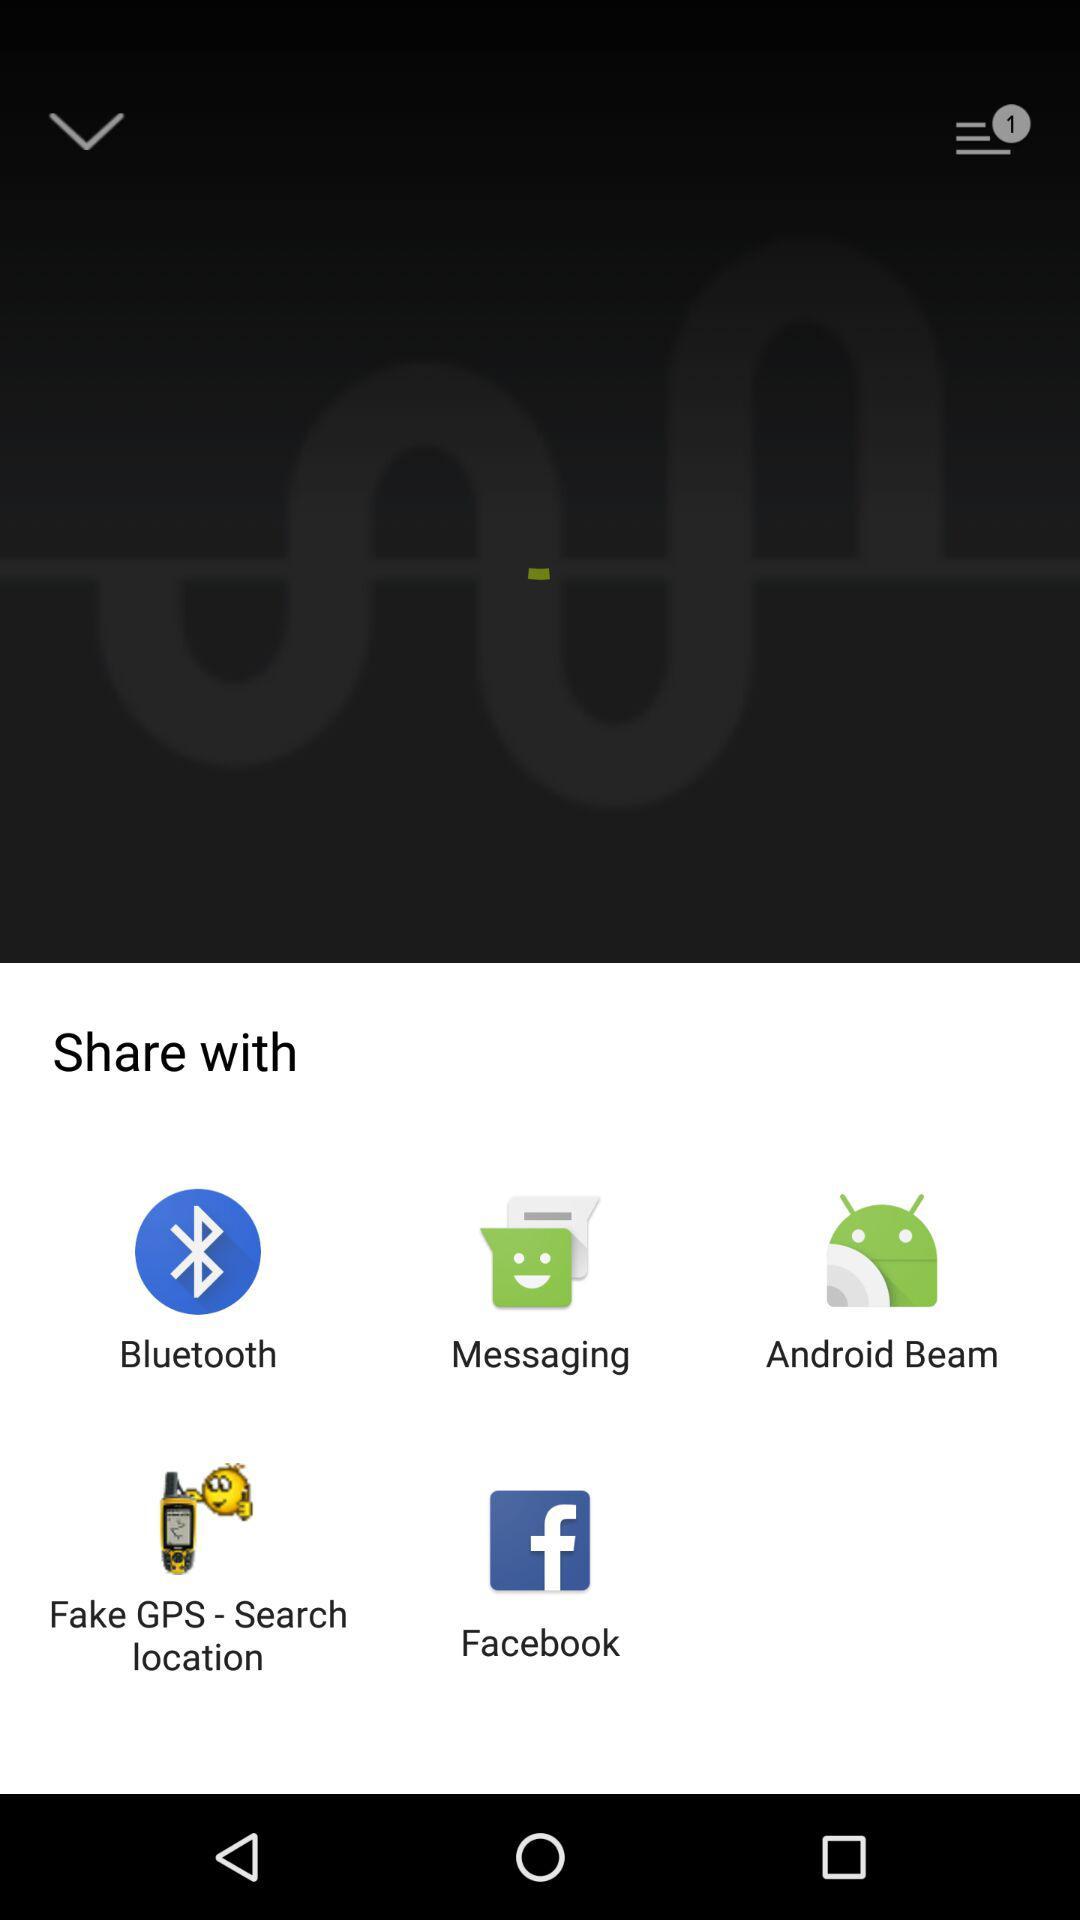  What do you see at coordinates (198, 1283) in the screenshot?
I see `icon above the fake gps search` at bounding box center [198, 1283].